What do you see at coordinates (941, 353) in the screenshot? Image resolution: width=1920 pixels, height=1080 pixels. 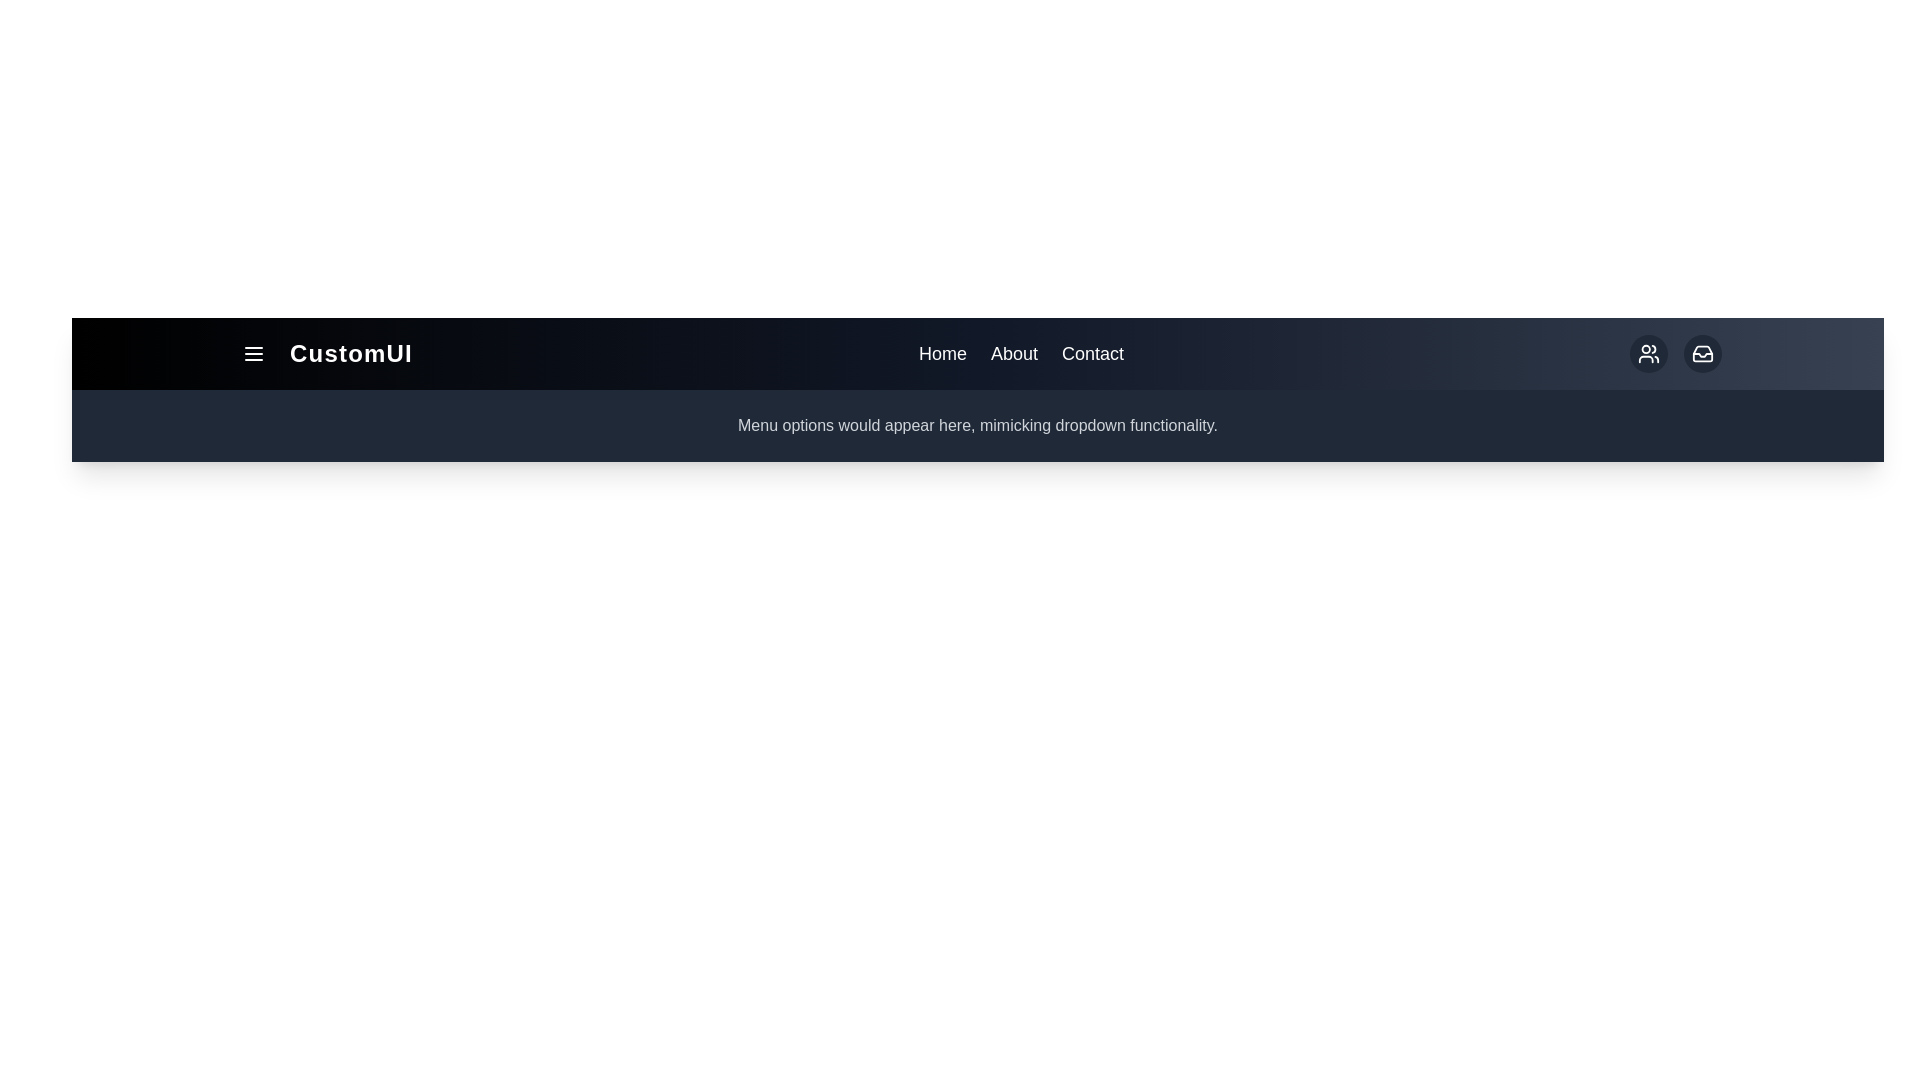 I see `the 'Home' link in the navigation bar` at bounding box center [941, 353].